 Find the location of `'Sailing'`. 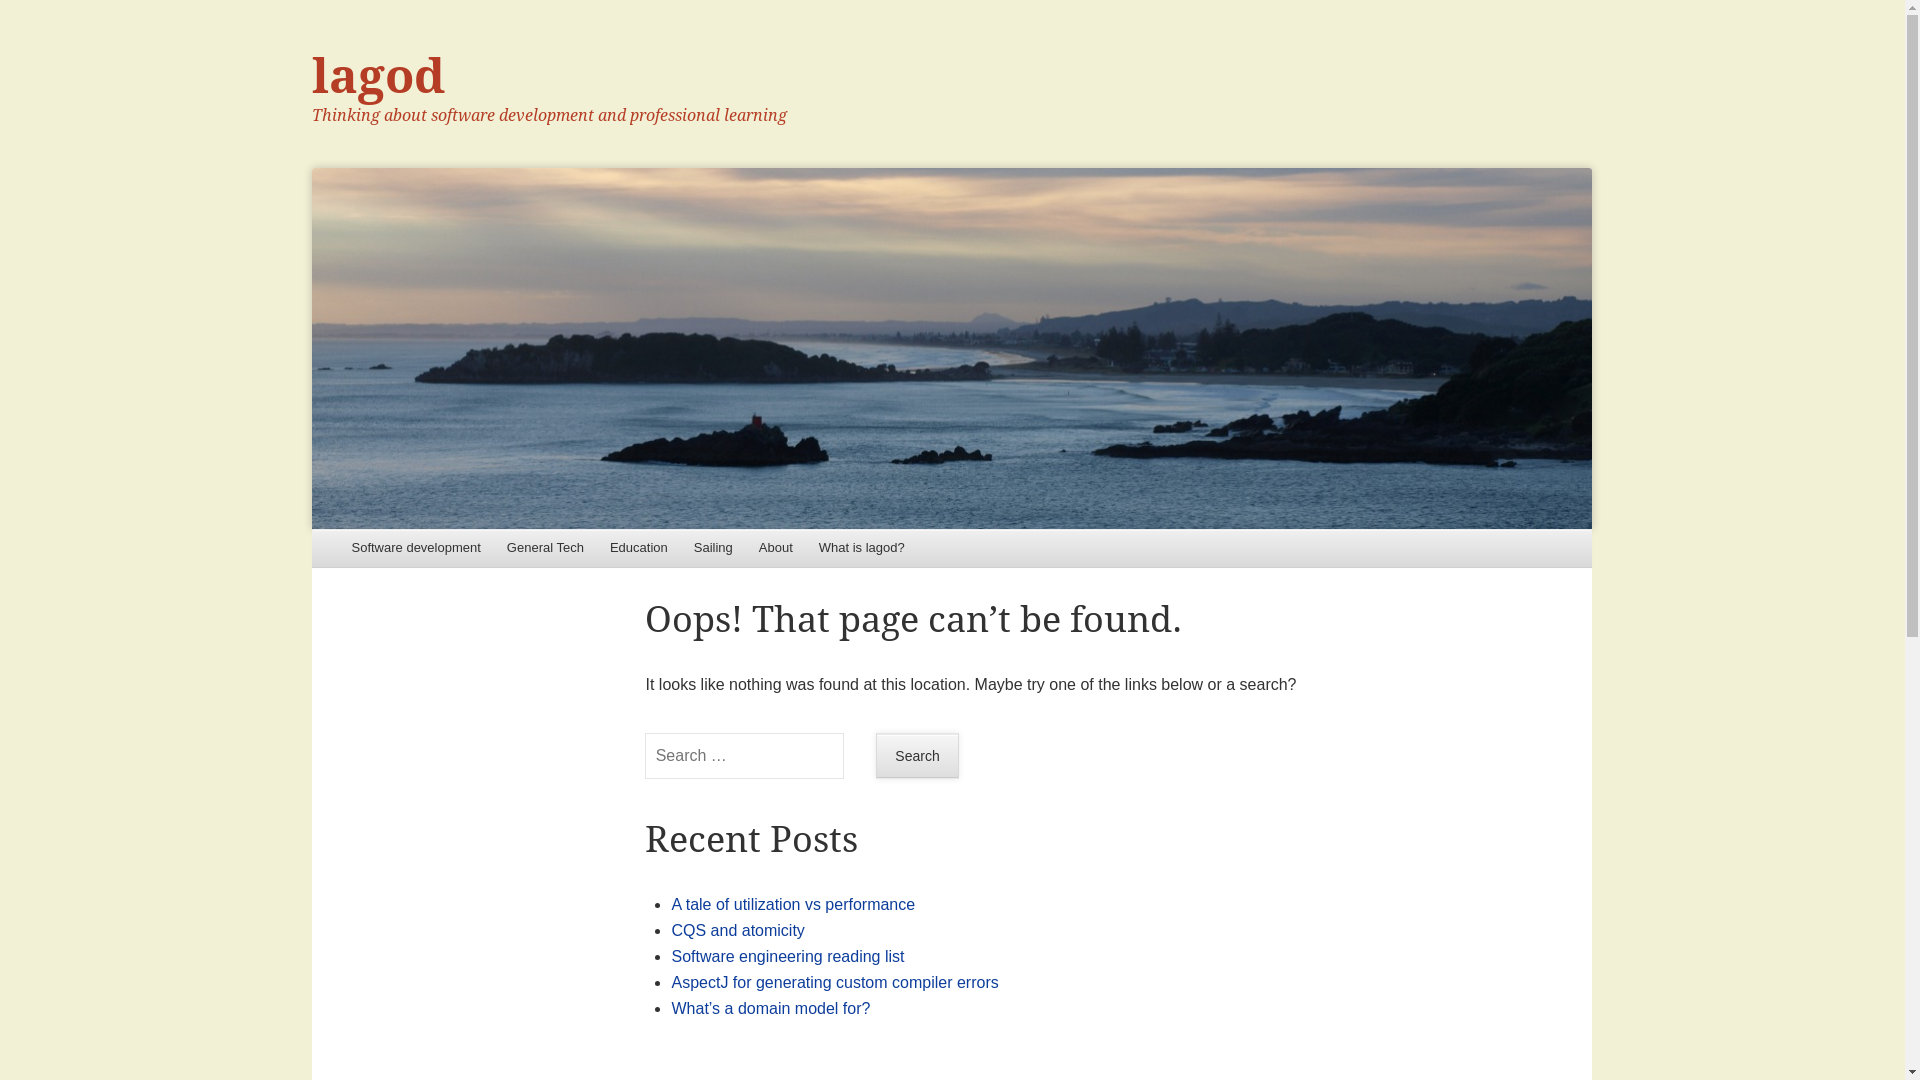

'Sailing' is located at coordinates (713, 548).